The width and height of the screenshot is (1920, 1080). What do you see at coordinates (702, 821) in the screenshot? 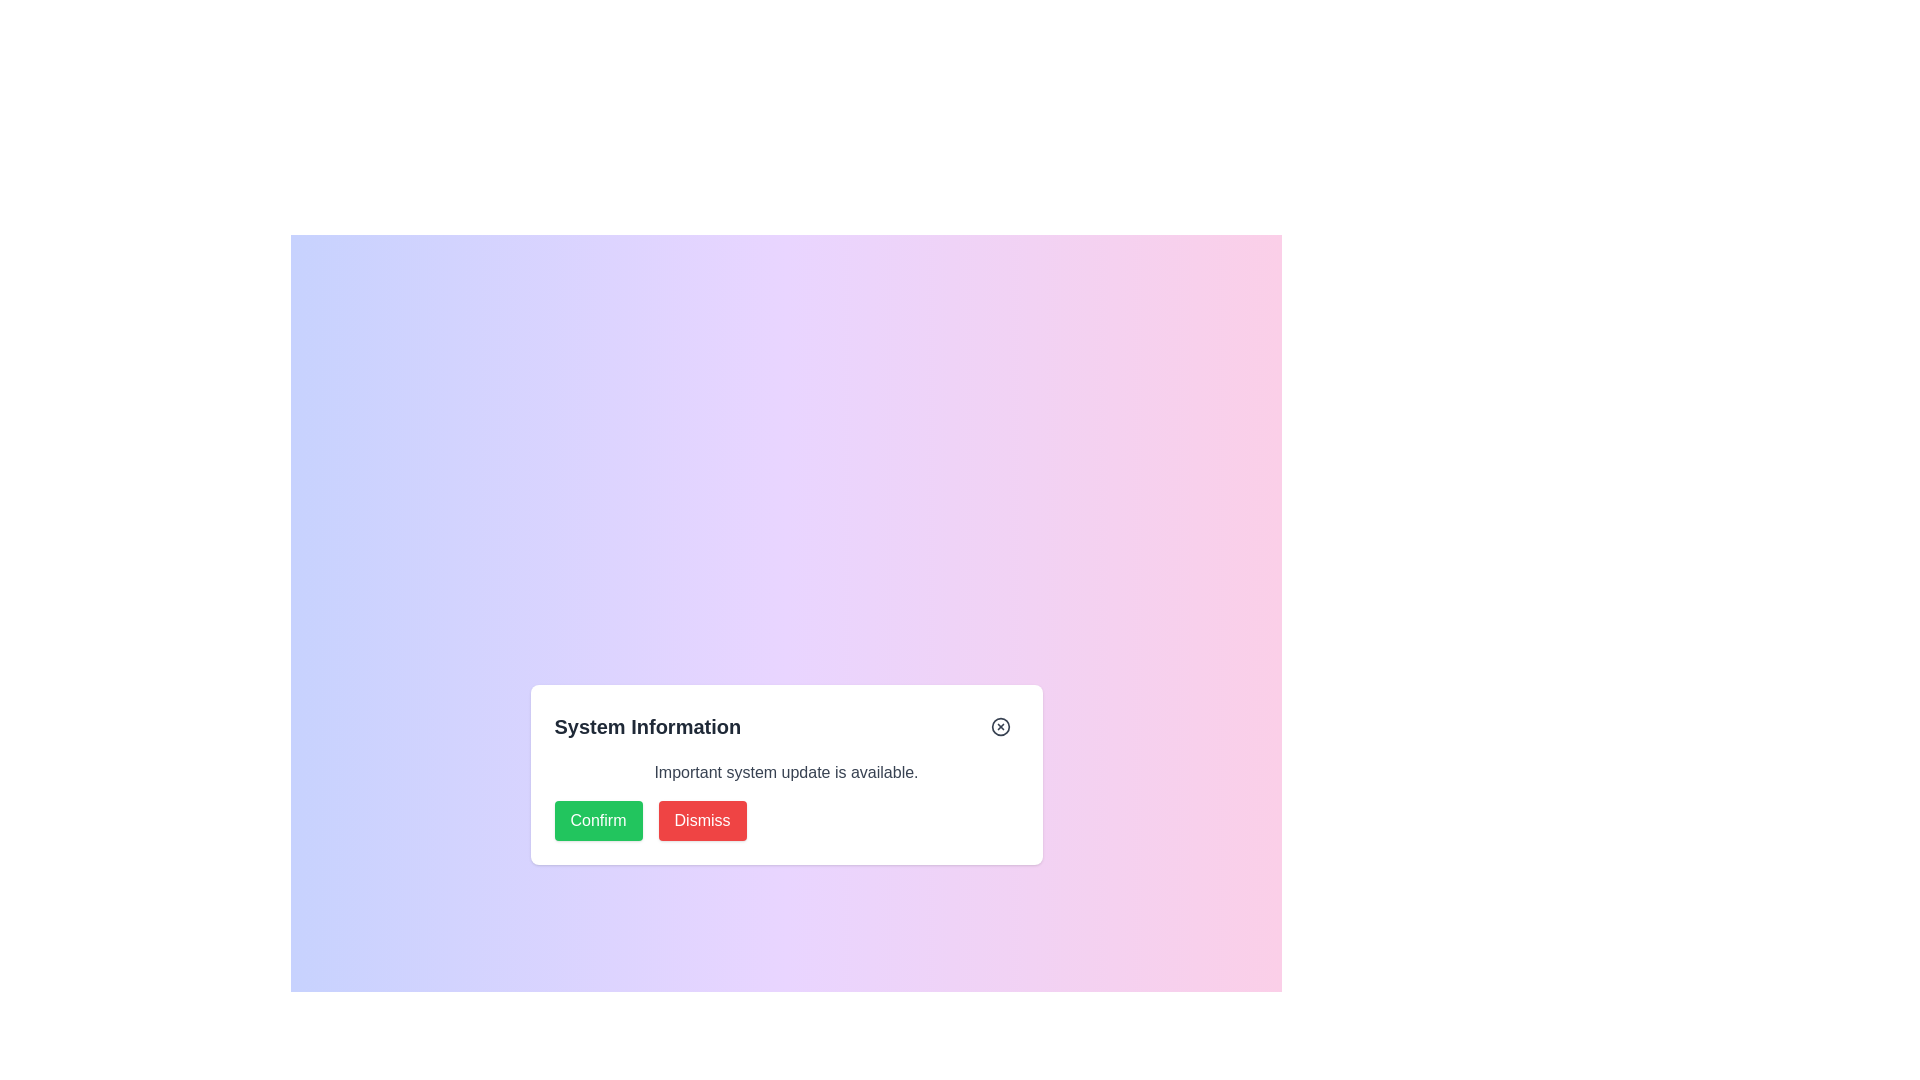
I see `the red 'Dismiss' button to observe style changes, which include a background color change to a darker red` at bounding box center [702, 821].